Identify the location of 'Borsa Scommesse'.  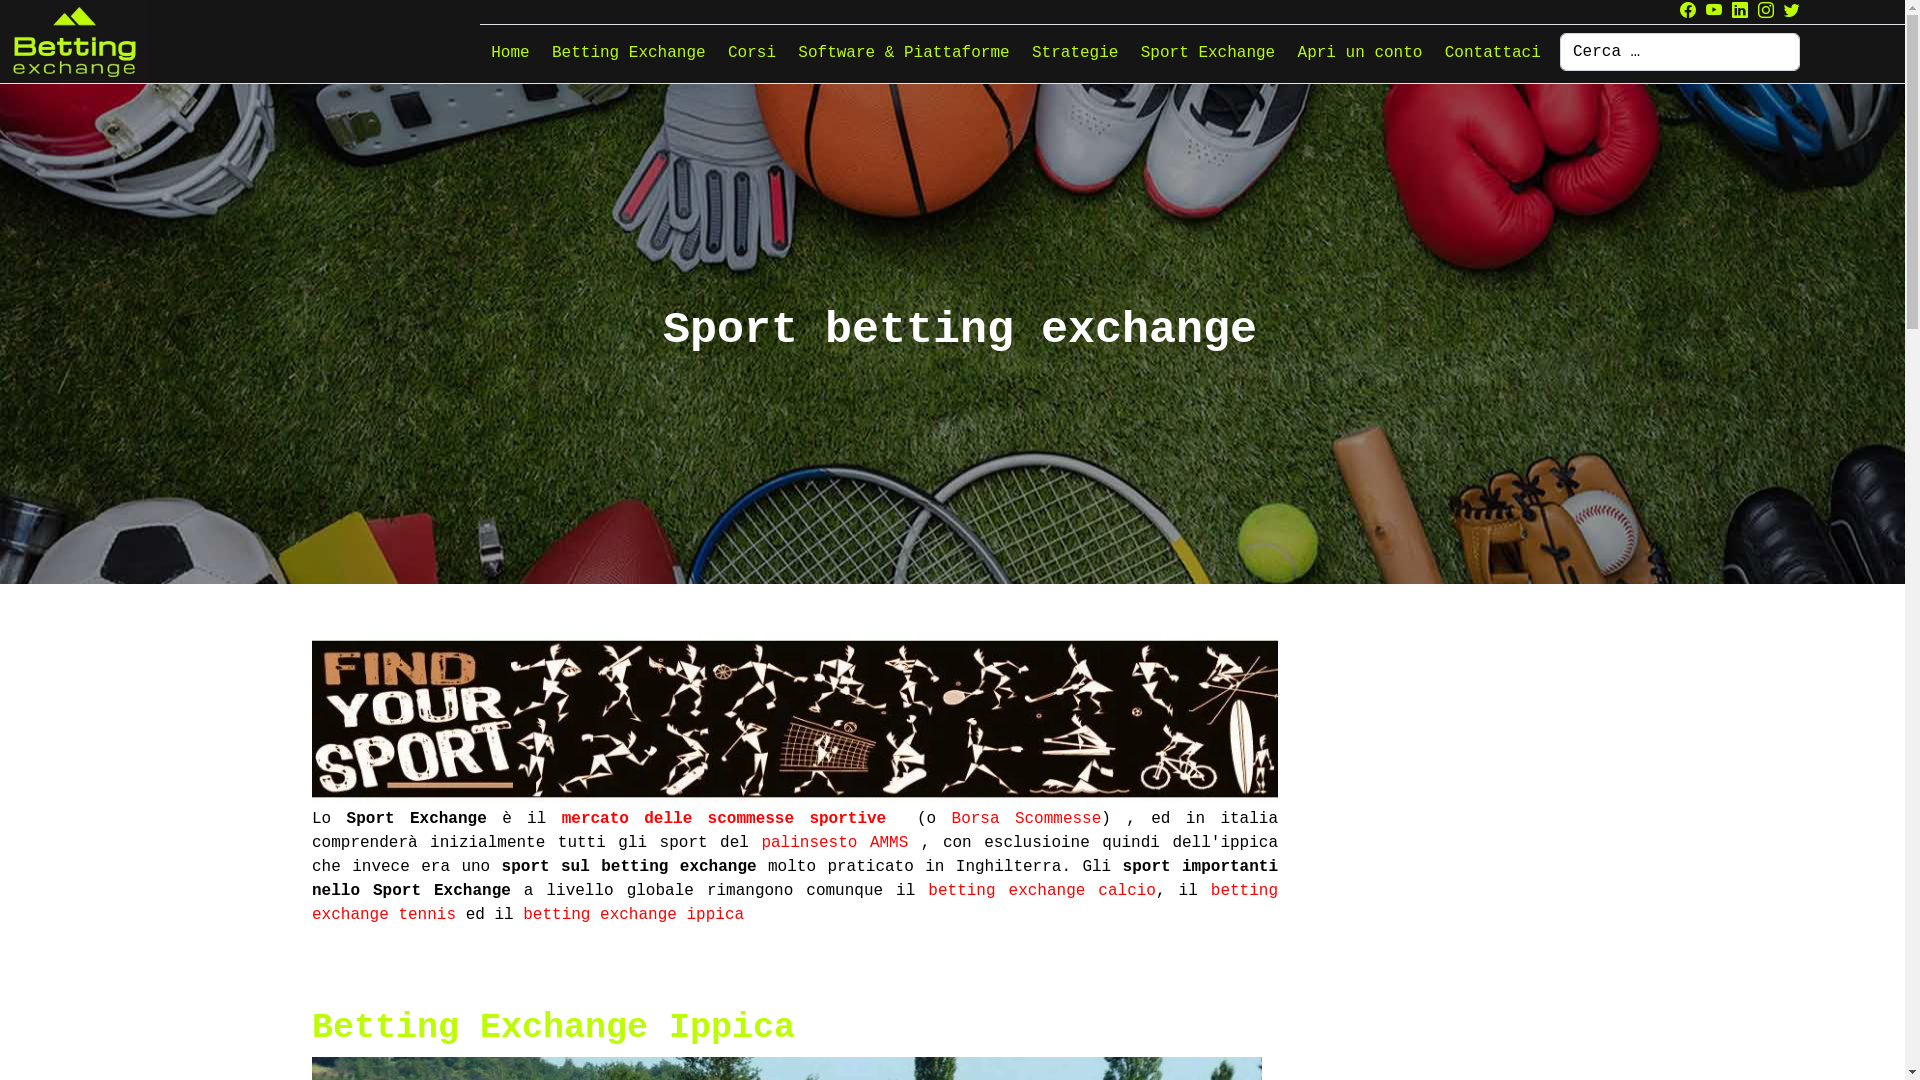
(1027, 818).